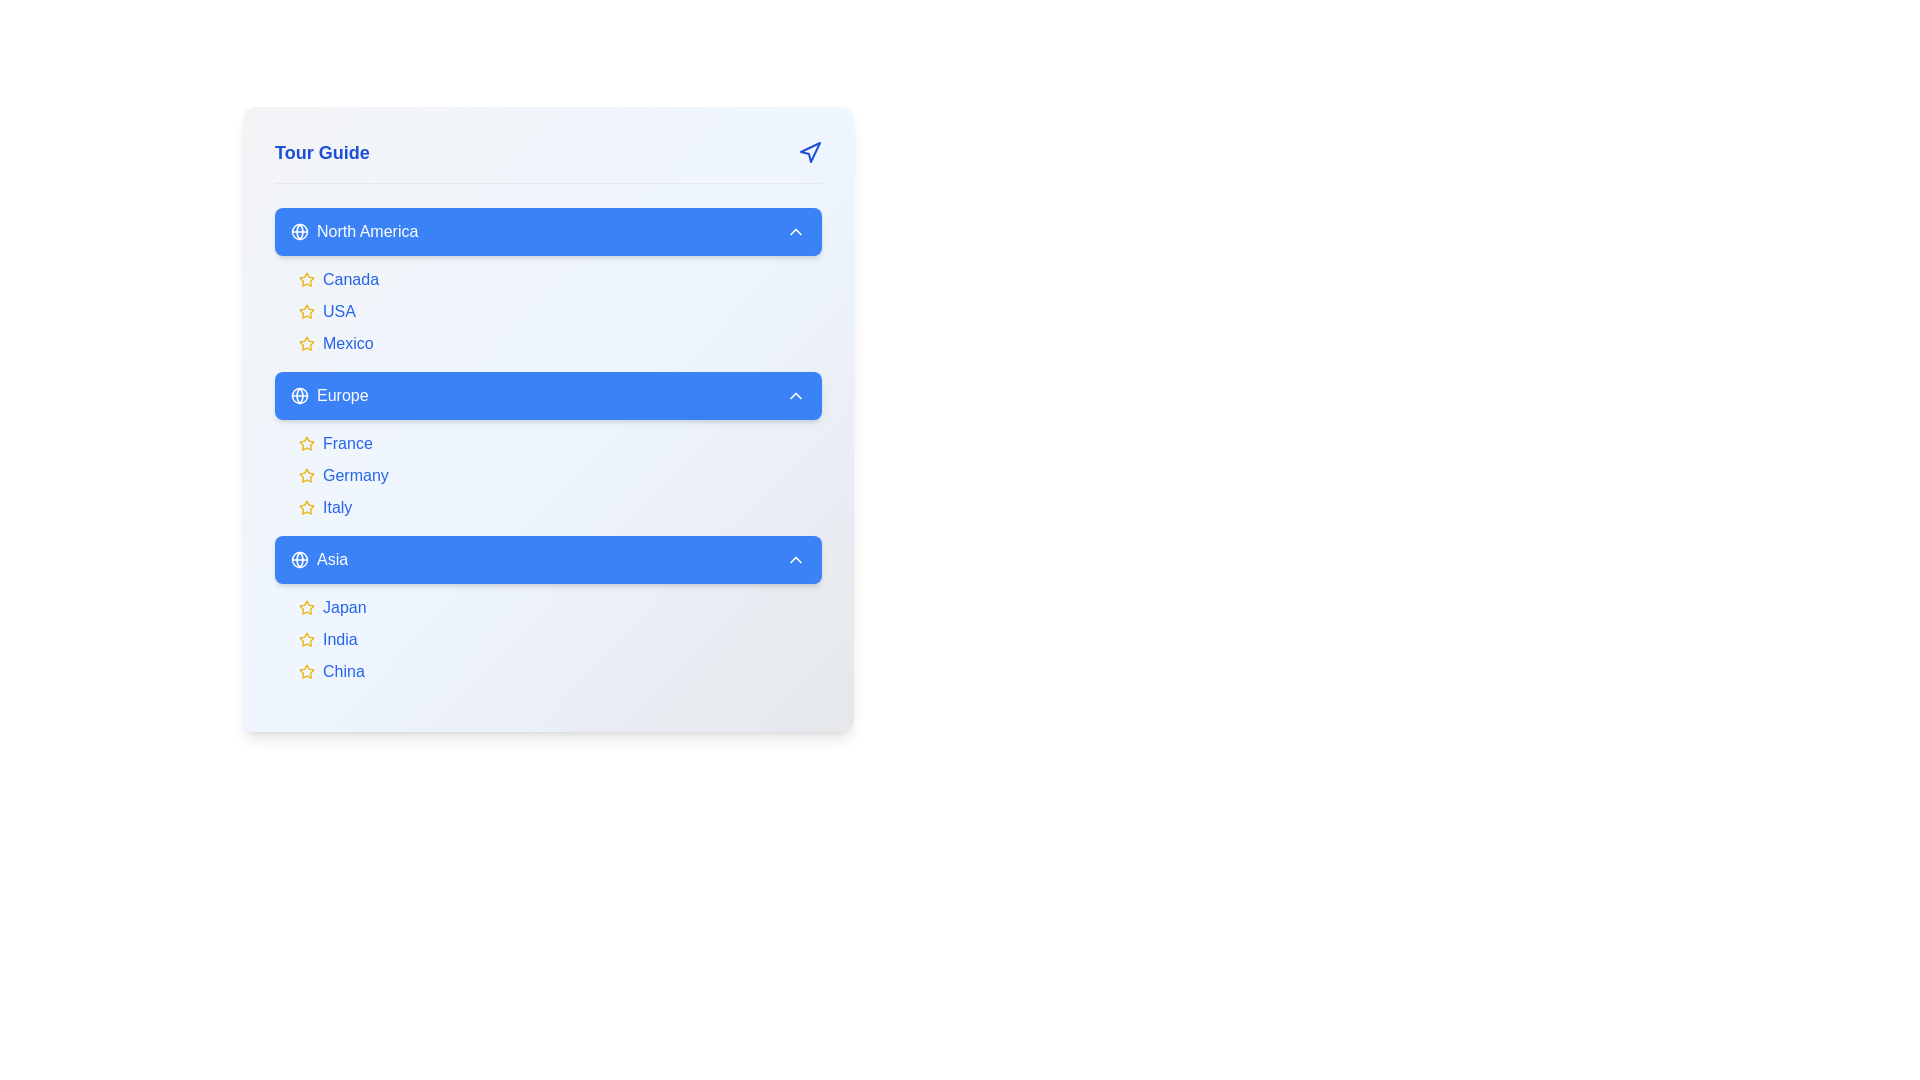 This screenshot has height=1080, width=1920. What do you see at coordinates (347, 442) in the screenshot?
I see `the hyperlink text that navigates to the 'France' section, which is the first item in the 'Europe' category list, to underline the text` at bounding box center [347, 442].